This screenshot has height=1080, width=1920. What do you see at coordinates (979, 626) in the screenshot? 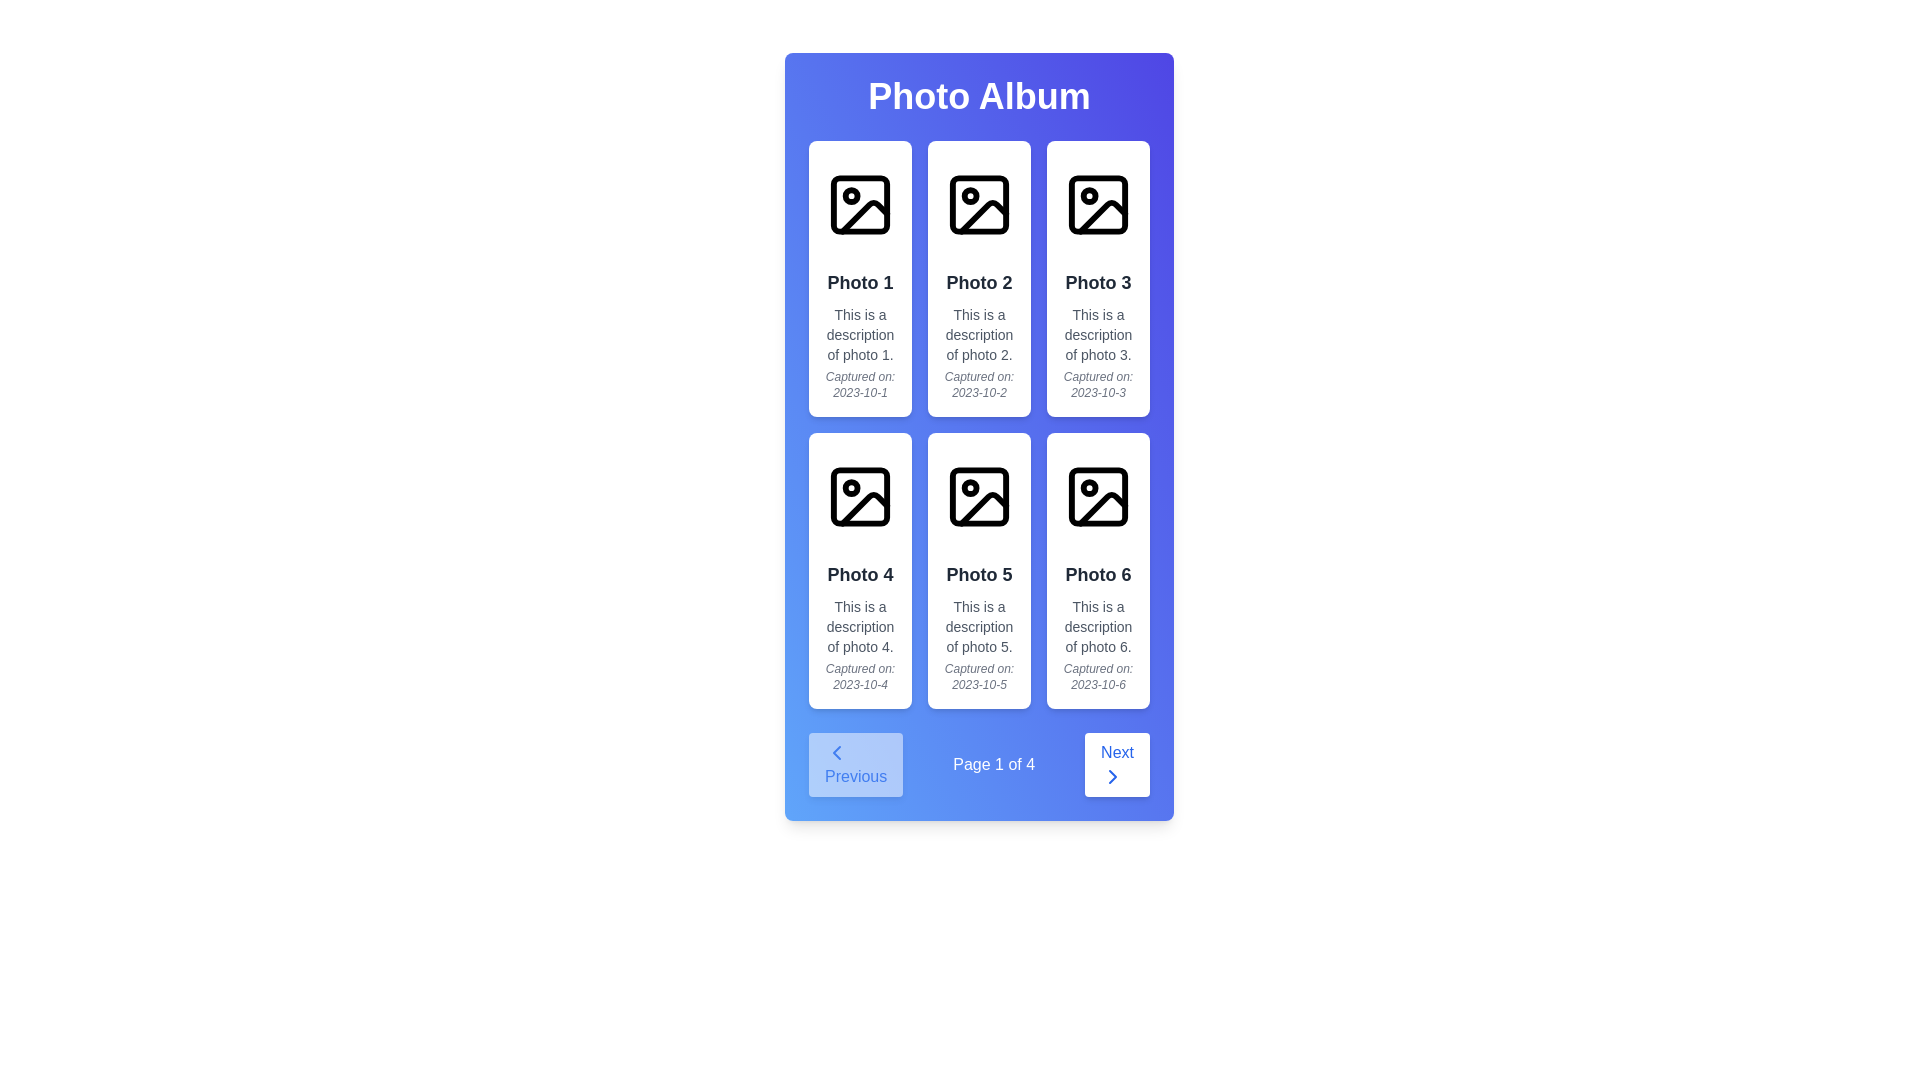
I see `the Text Label that provides additional information about the specific photo, located below 'Photo 5' and above 'Captured on: 2023-10-5'` at bounding box center [979, 626].